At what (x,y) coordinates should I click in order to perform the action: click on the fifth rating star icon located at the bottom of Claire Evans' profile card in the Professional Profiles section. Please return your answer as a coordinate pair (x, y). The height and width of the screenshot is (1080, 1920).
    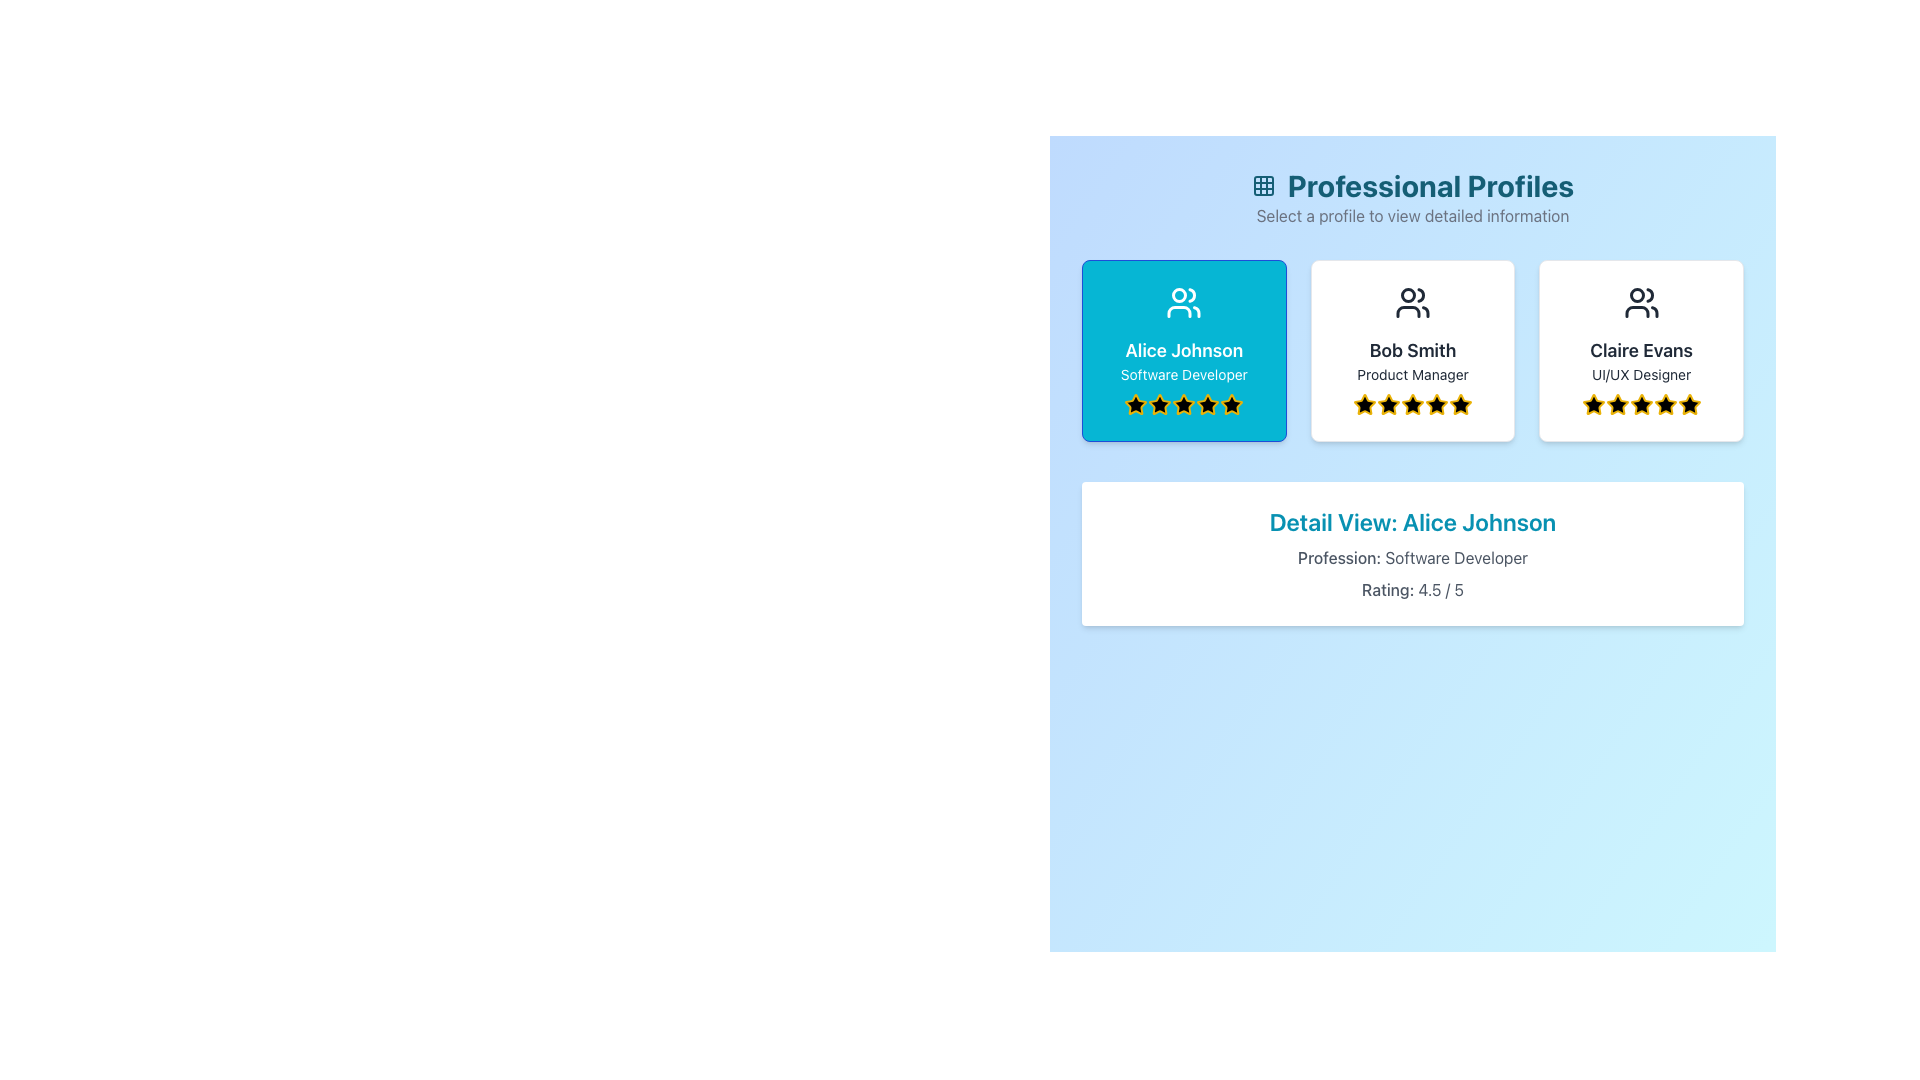
    Looking at the image, I should click on (1665, 405).